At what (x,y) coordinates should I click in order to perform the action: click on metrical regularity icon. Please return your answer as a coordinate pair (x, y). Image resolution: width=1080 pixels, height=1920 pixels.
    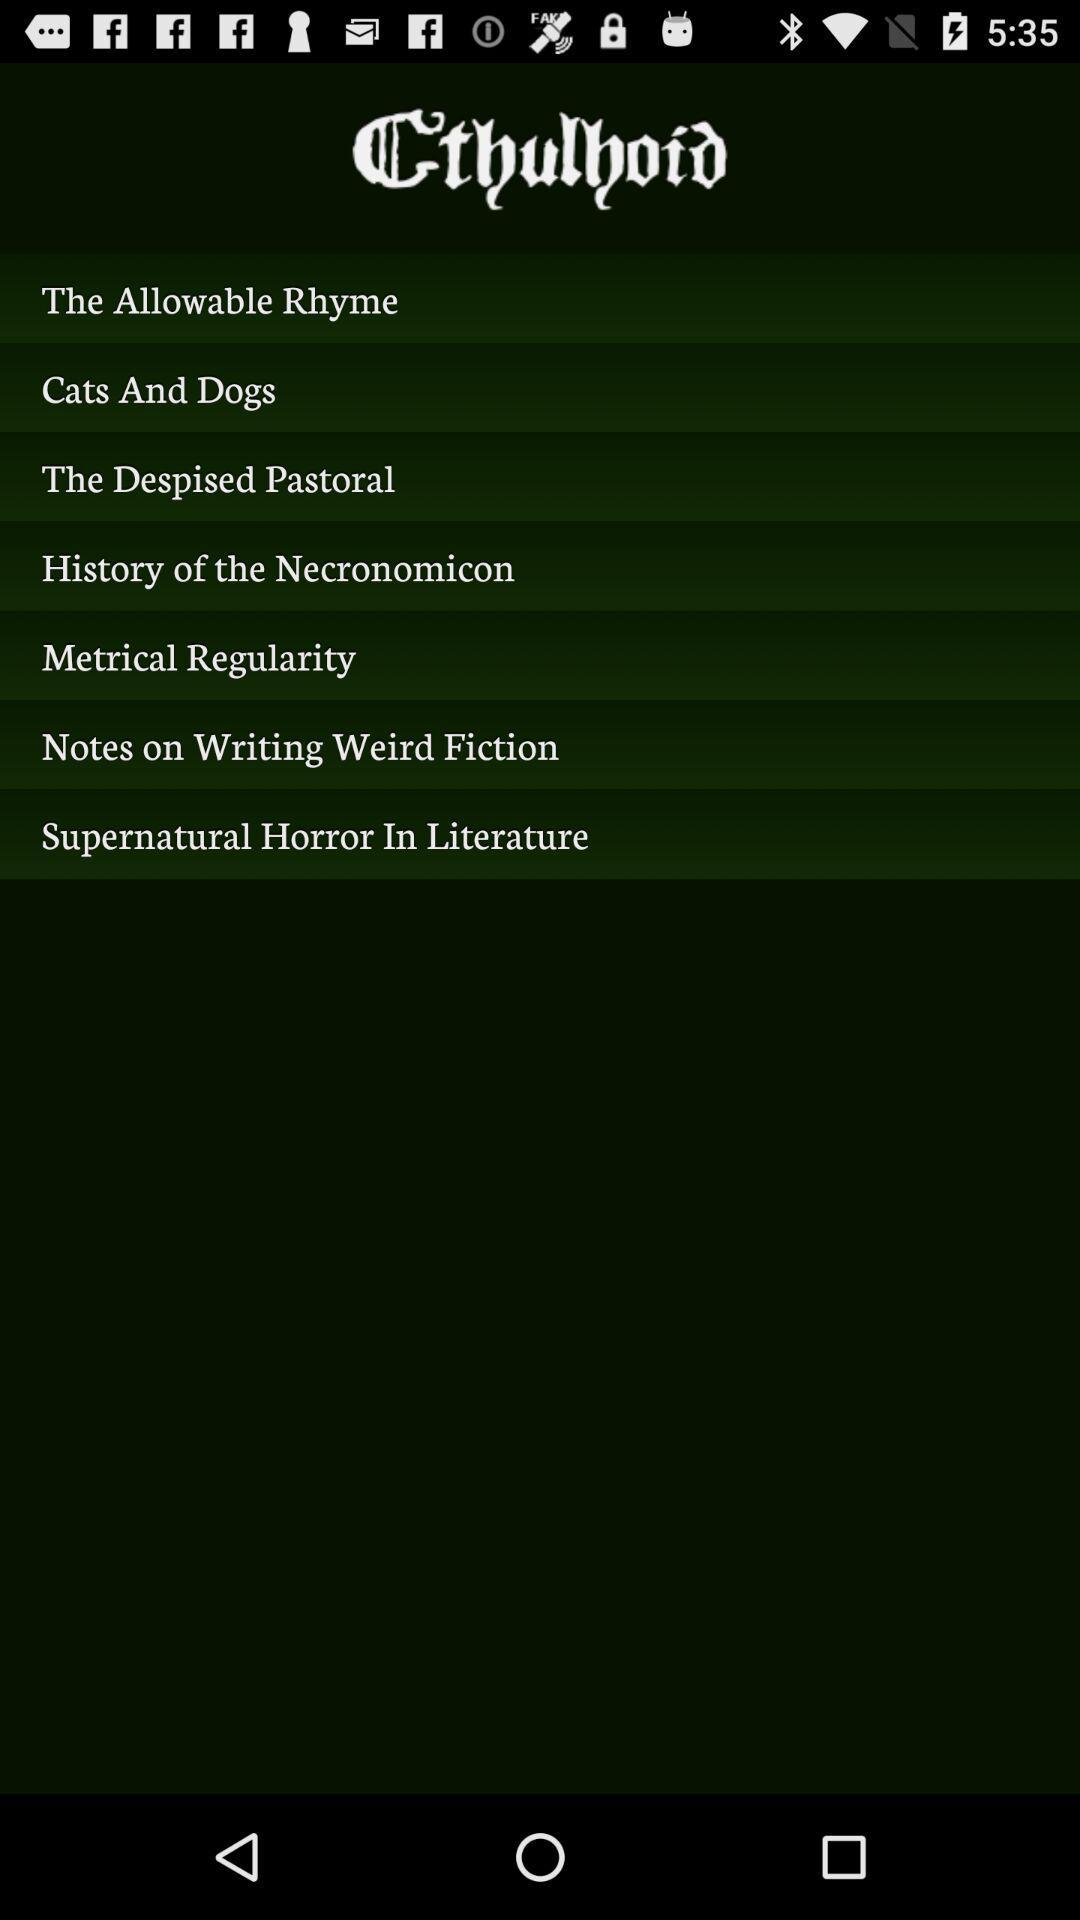
    Looking at the image, I should click on (540, 655).